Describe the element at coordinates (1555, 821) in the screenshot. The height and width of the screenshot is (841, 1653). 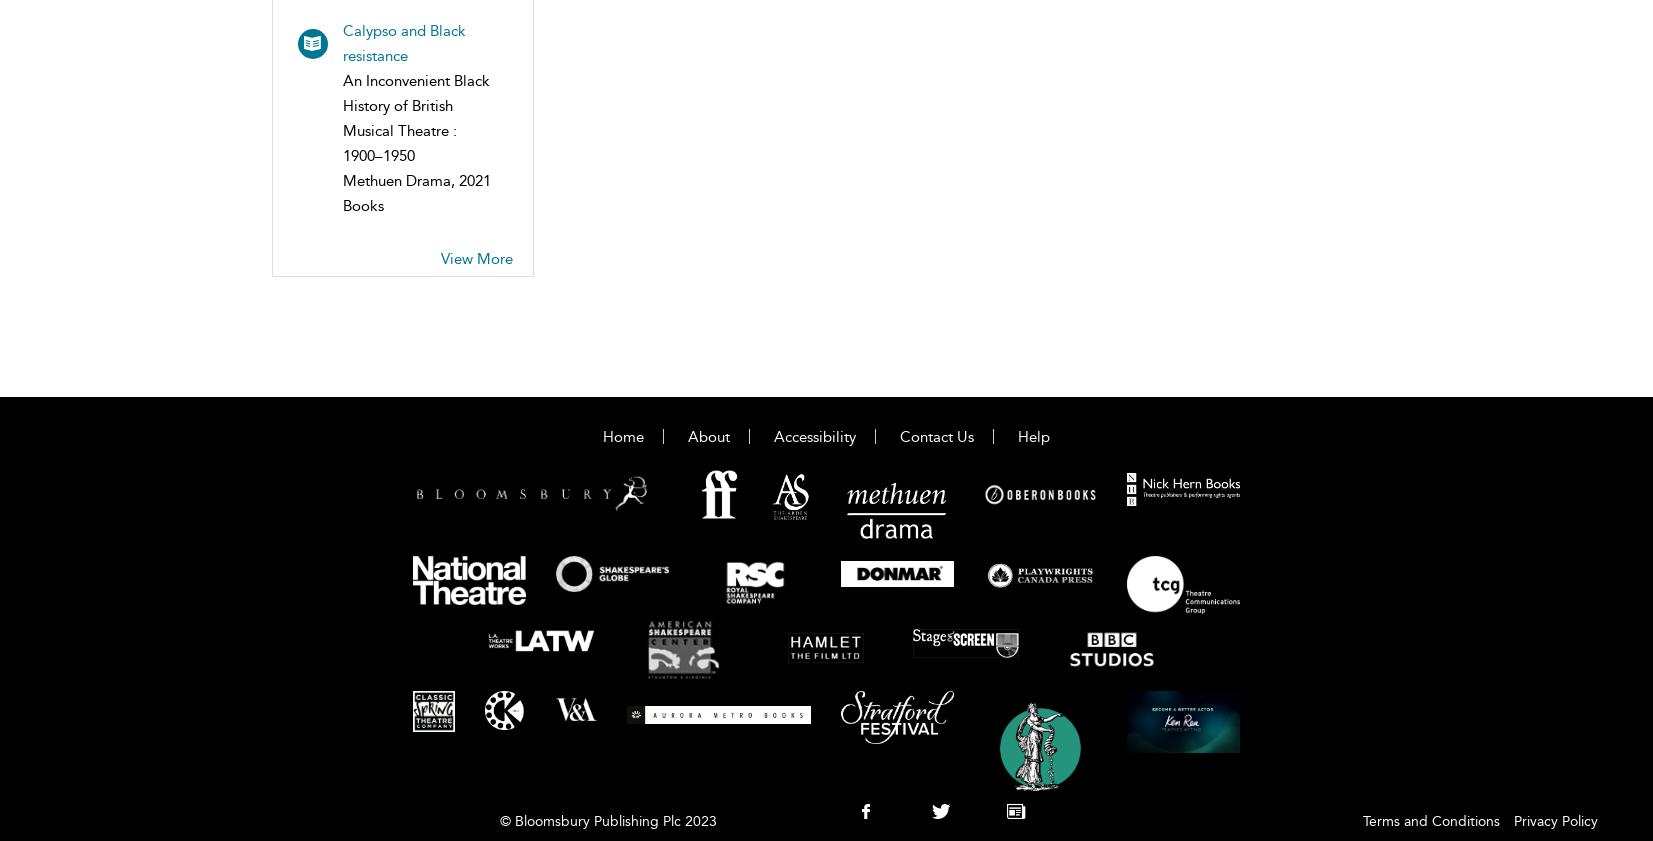
I see `'Privacy Policy'` at that location.